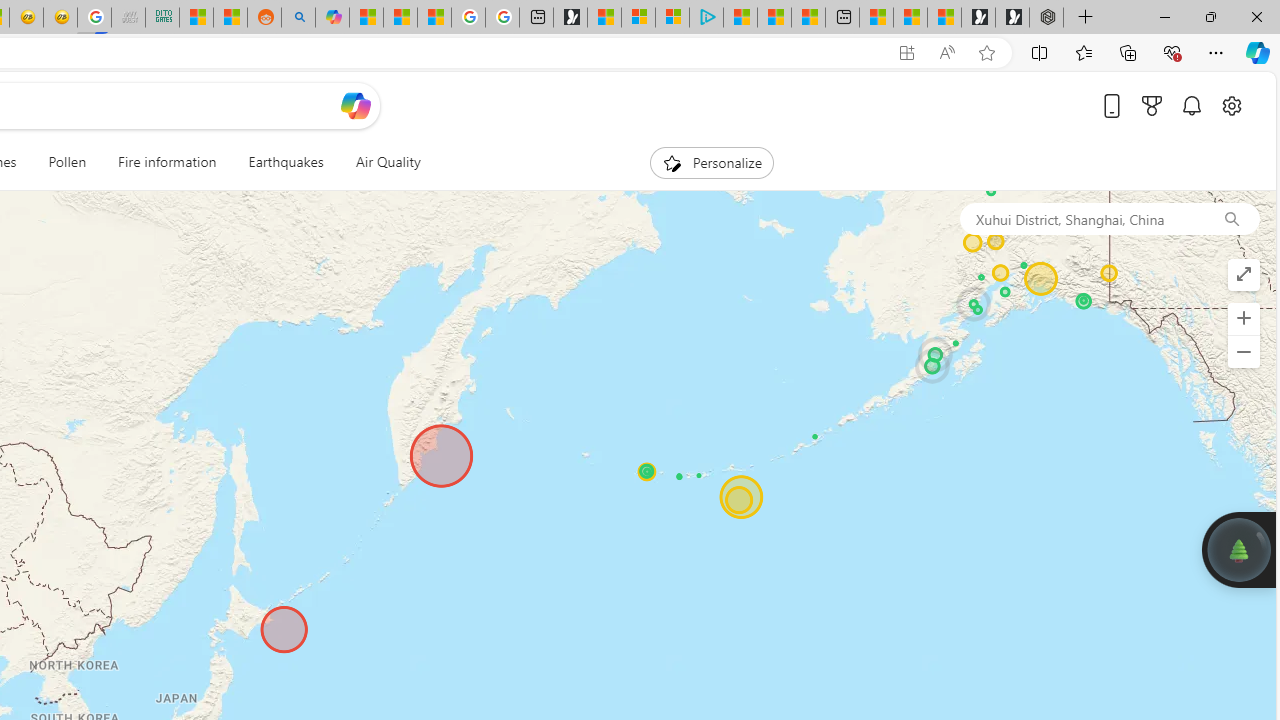 Image resolution: width=1280 pixels, height=720 pixels. Describe the element at coordinates (945, 52) in the screenshot. I see `'Read aloud this page (Ctrl+Shift+U)'` at that location.